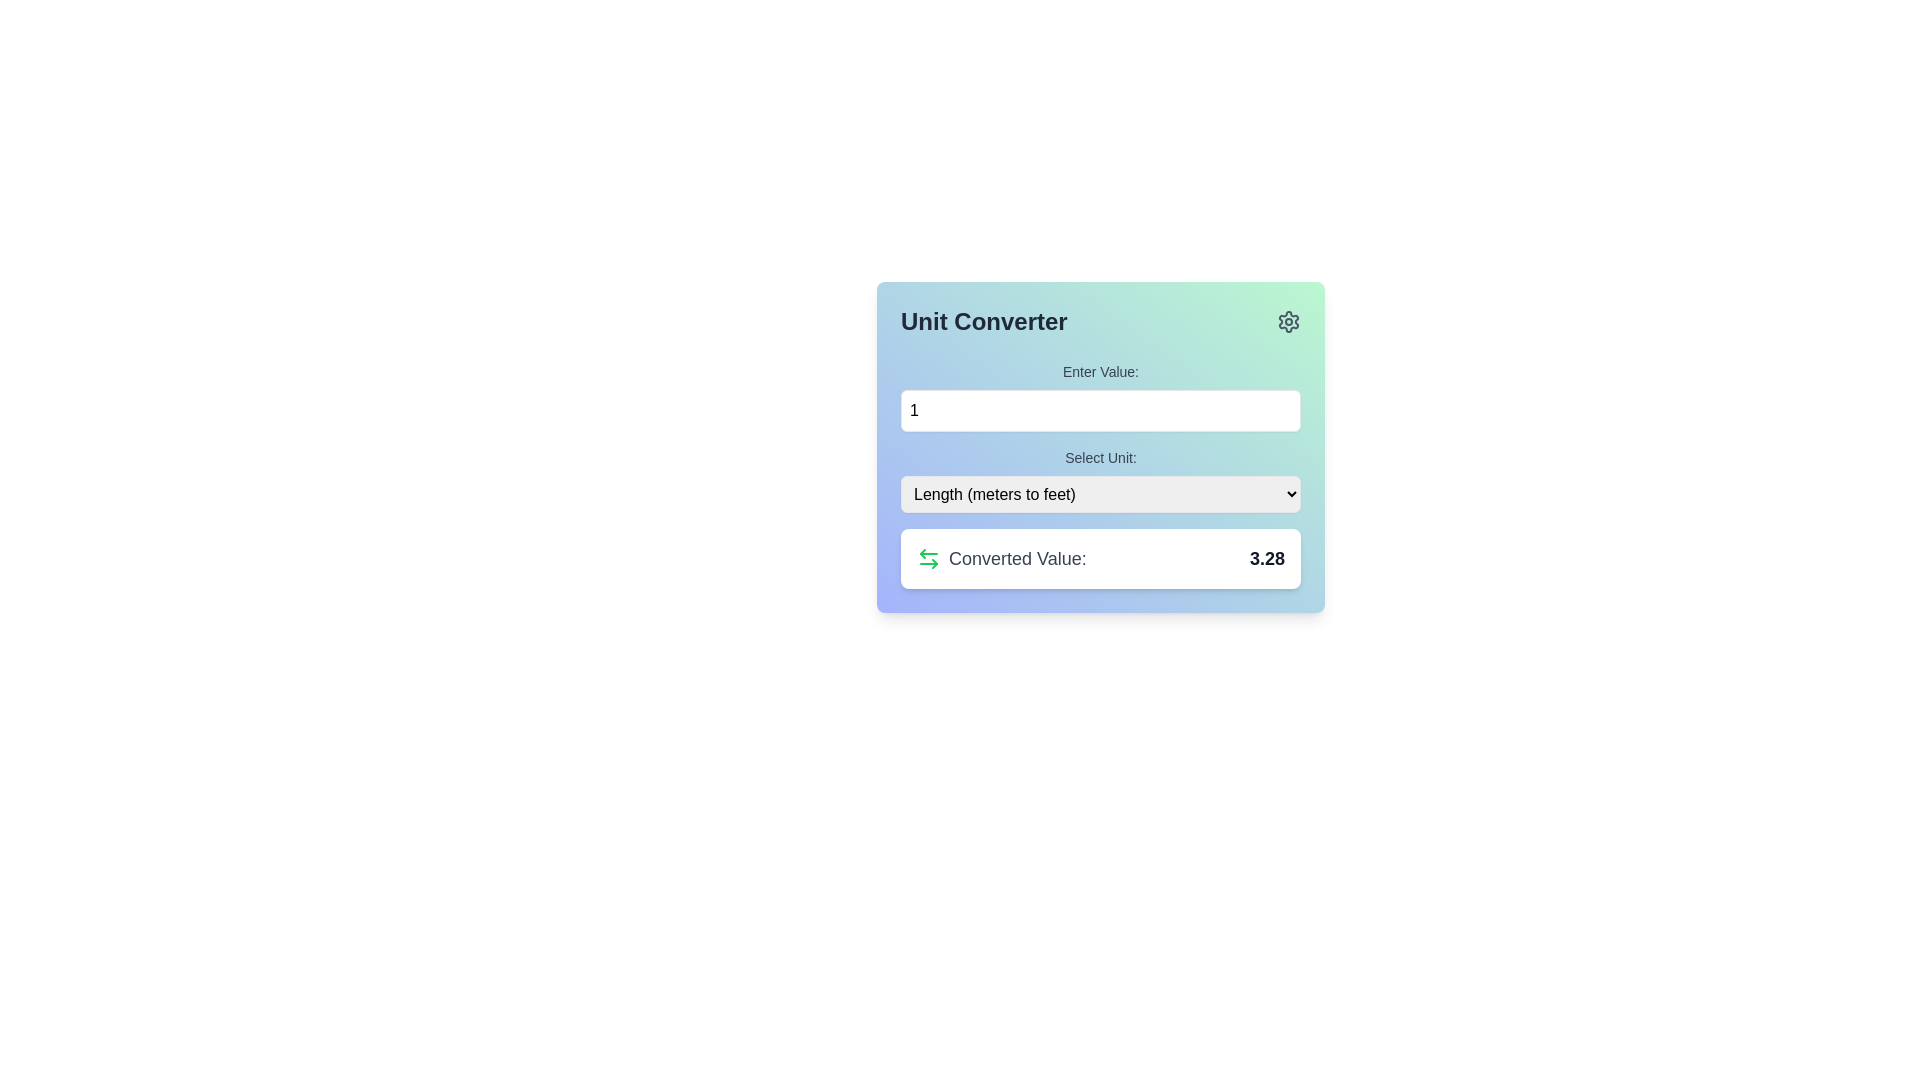 Image resolution: width=1920 pixels, height=1080 pixels. What do you see at coordinates (1017, 559) in the screenshot?
I see `the text label displaying 'Converted Value:' which is styled in medium-sized gray font, located in the lower section of the interface, adjacent to a green conversion arrows icon` at bounding box center [1017, 559].